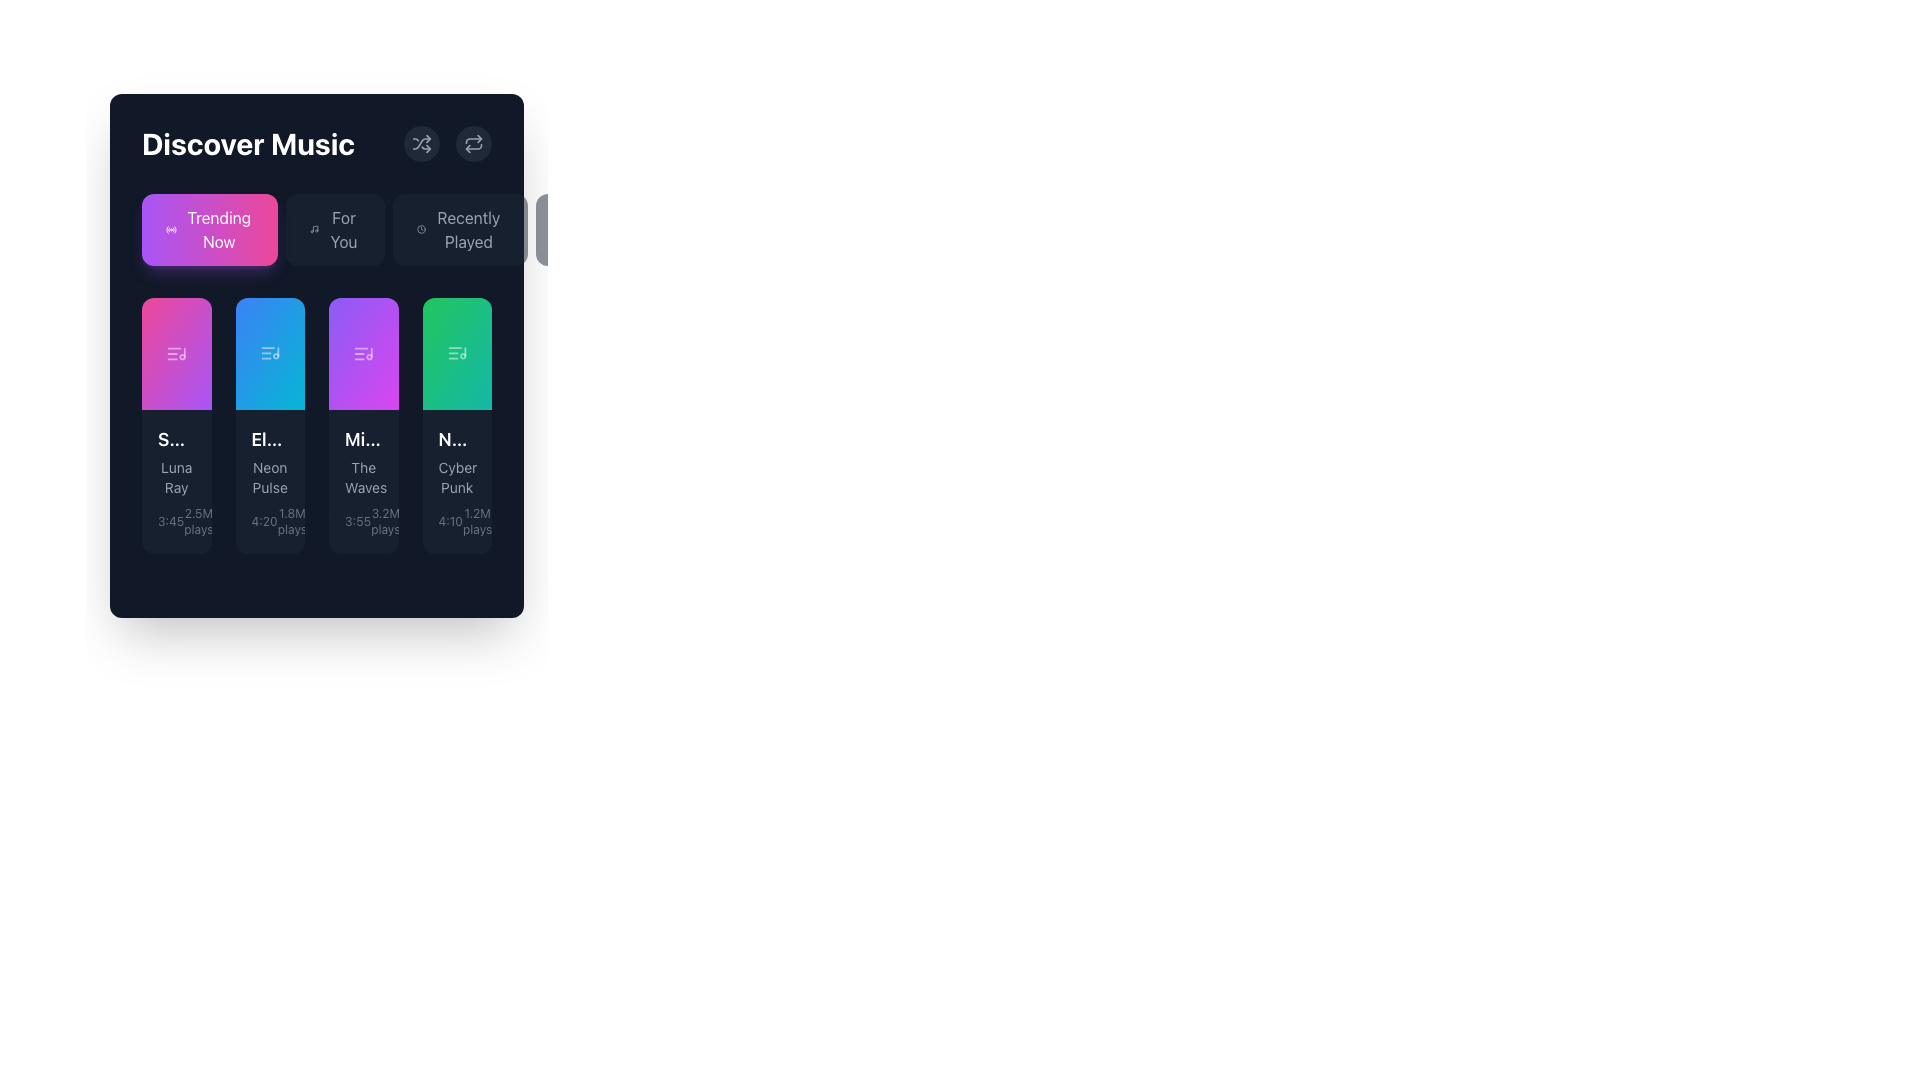  Describe the element at coordinates (449, 520) in the screenshot. I see `the surrounding elements related to the duration text displayed at the bottom of the fourth rectangular card in the 'Trending Now' section` at that location.